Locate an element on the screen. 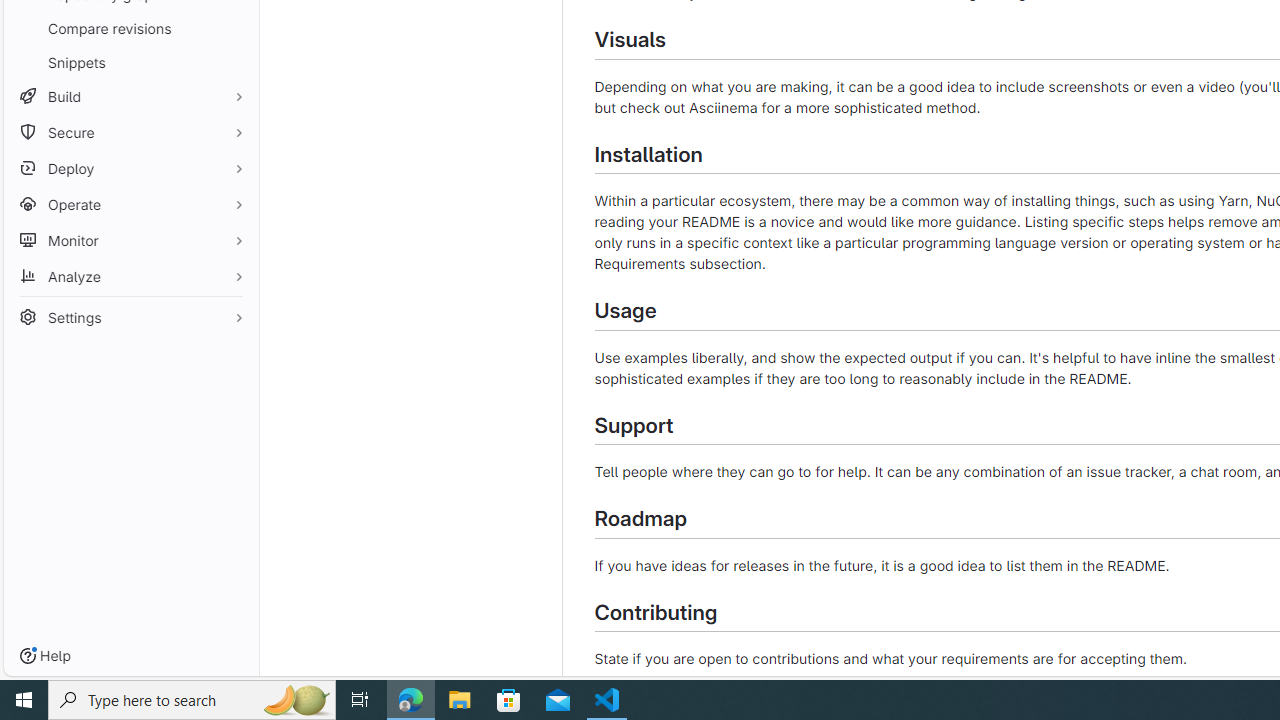 This screenshot has height=720, width=1280. 'Operate' is located at coordinates (130, 204).